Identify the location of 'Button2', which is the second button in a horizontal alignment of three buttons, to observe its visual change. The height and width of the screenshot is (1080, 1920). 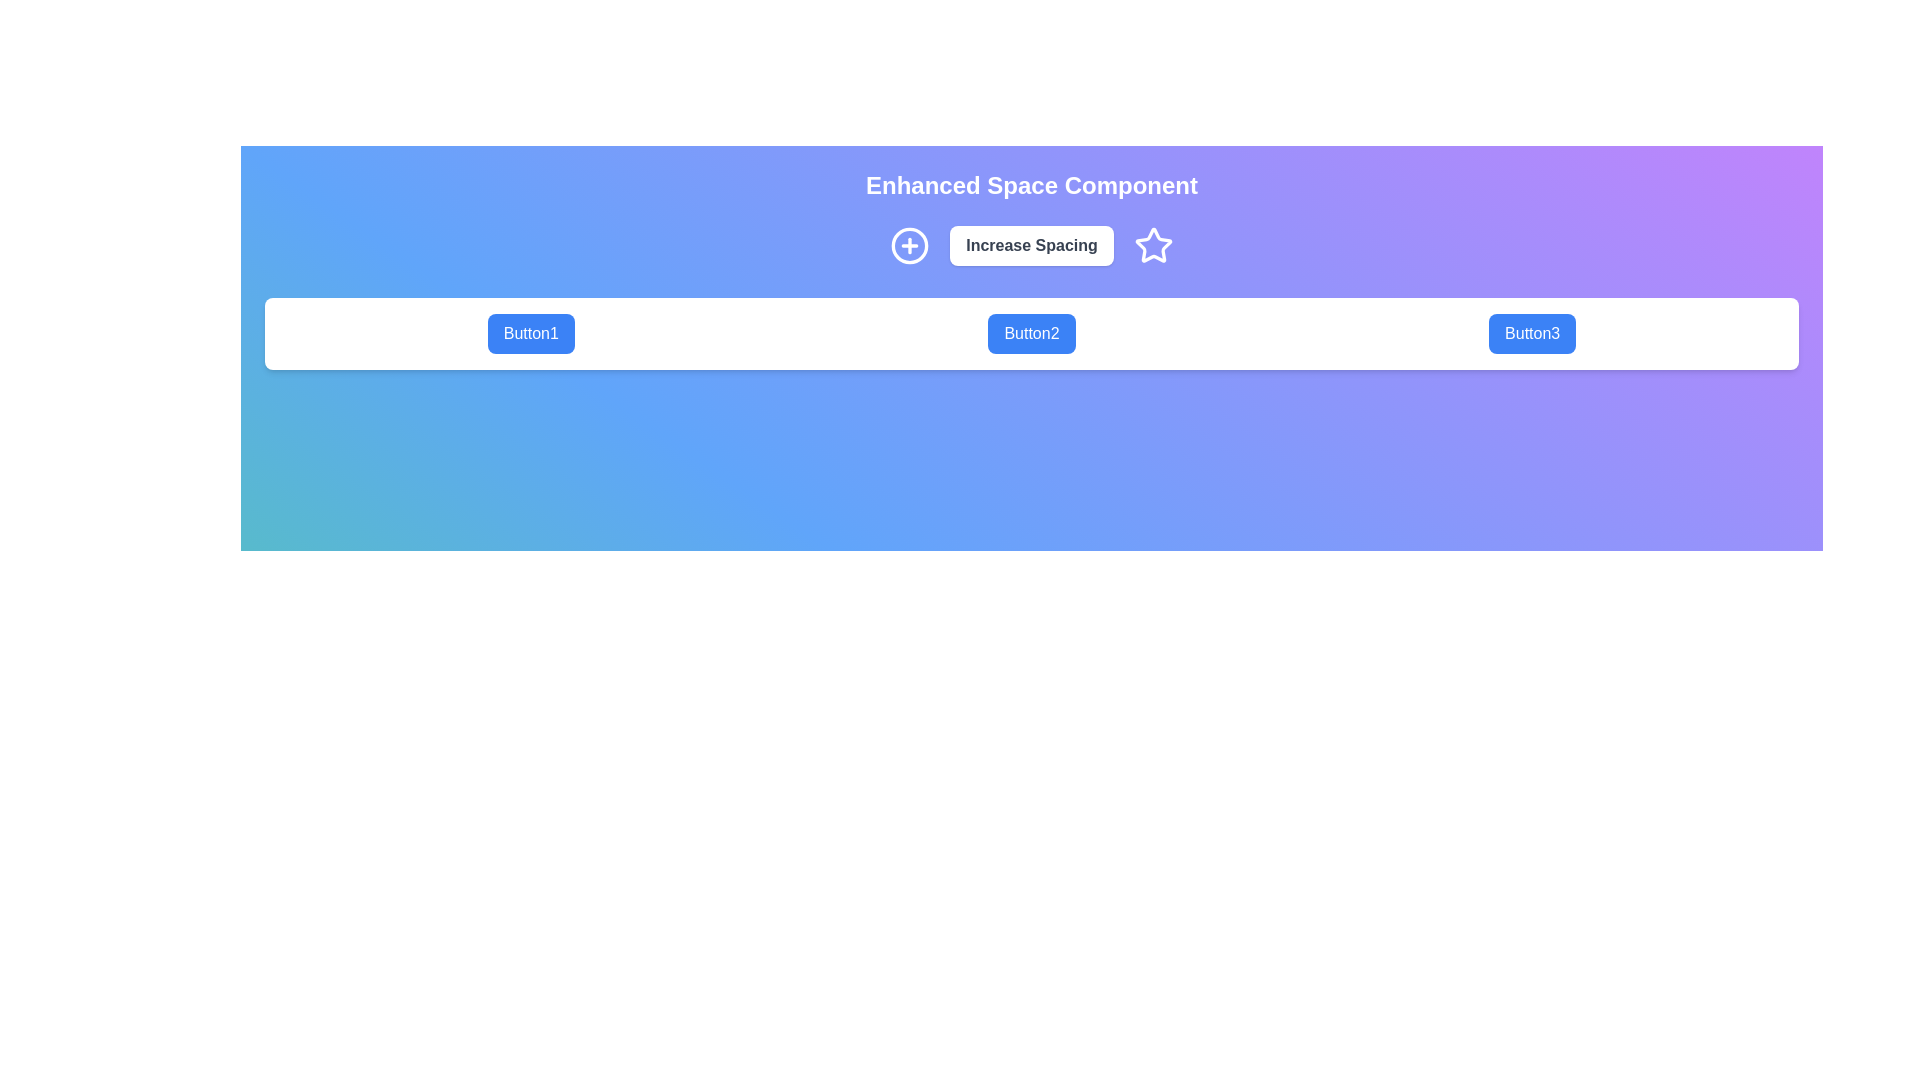
(1032, 333).